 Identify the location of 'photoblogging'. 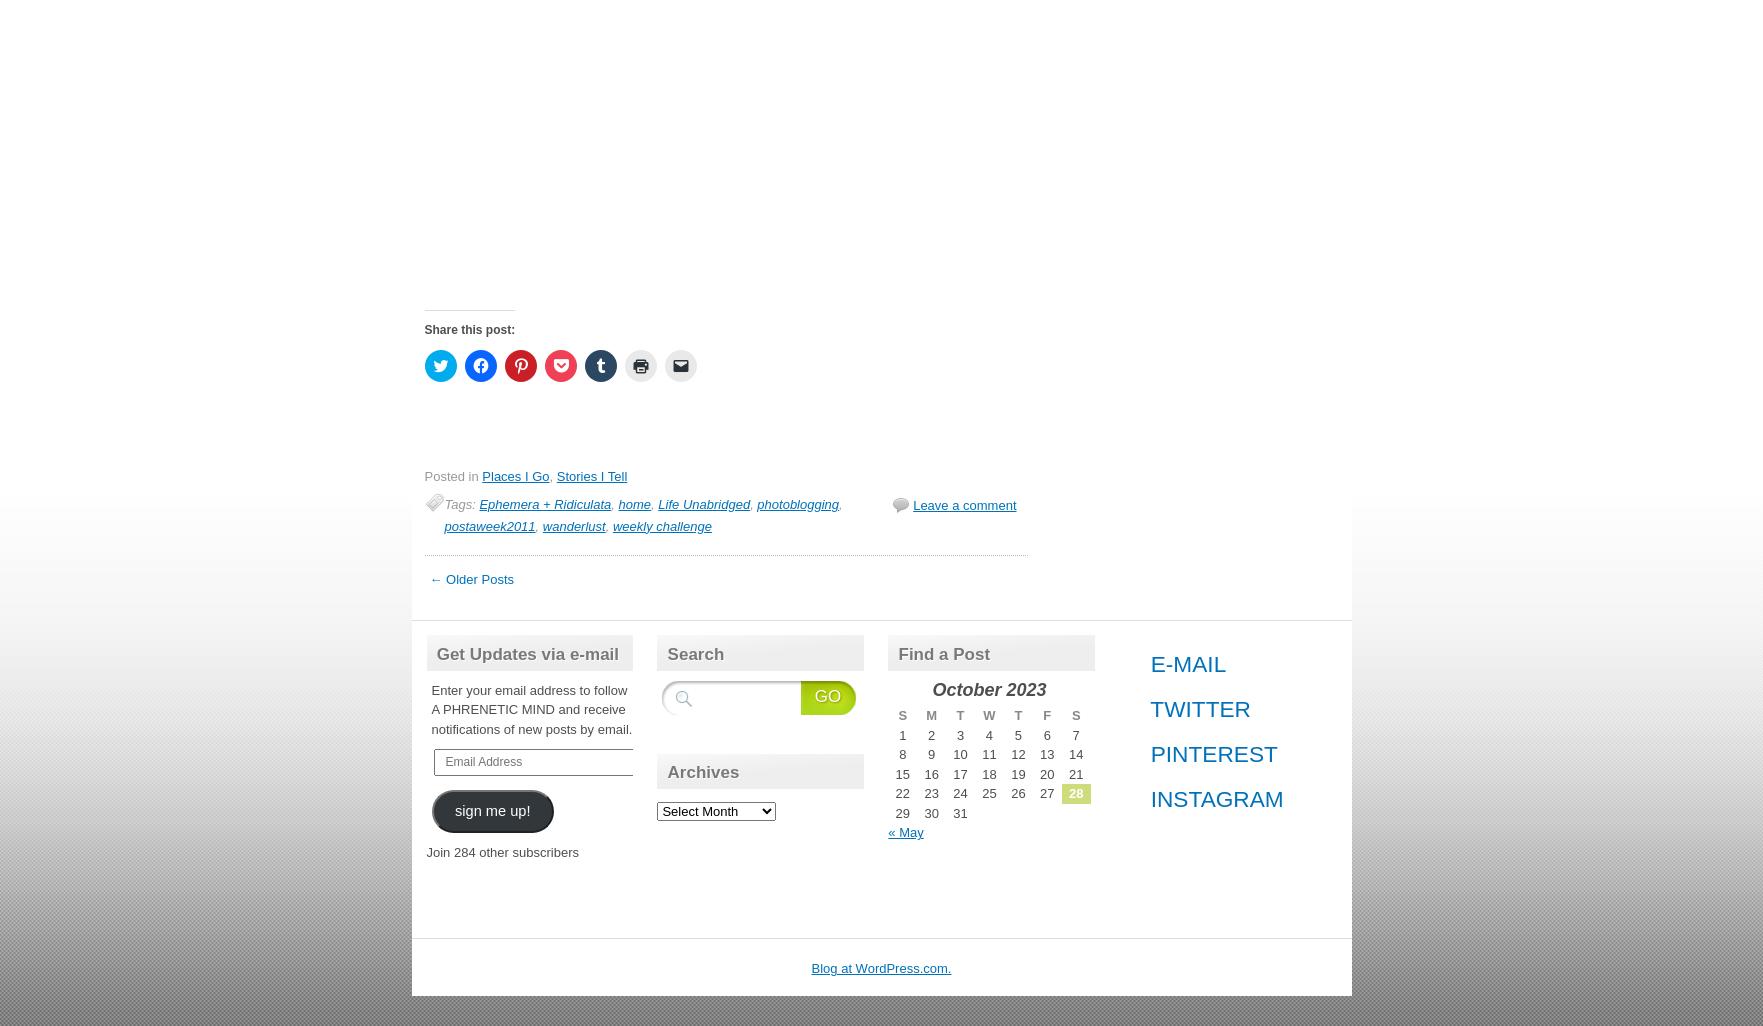
(797, 502).